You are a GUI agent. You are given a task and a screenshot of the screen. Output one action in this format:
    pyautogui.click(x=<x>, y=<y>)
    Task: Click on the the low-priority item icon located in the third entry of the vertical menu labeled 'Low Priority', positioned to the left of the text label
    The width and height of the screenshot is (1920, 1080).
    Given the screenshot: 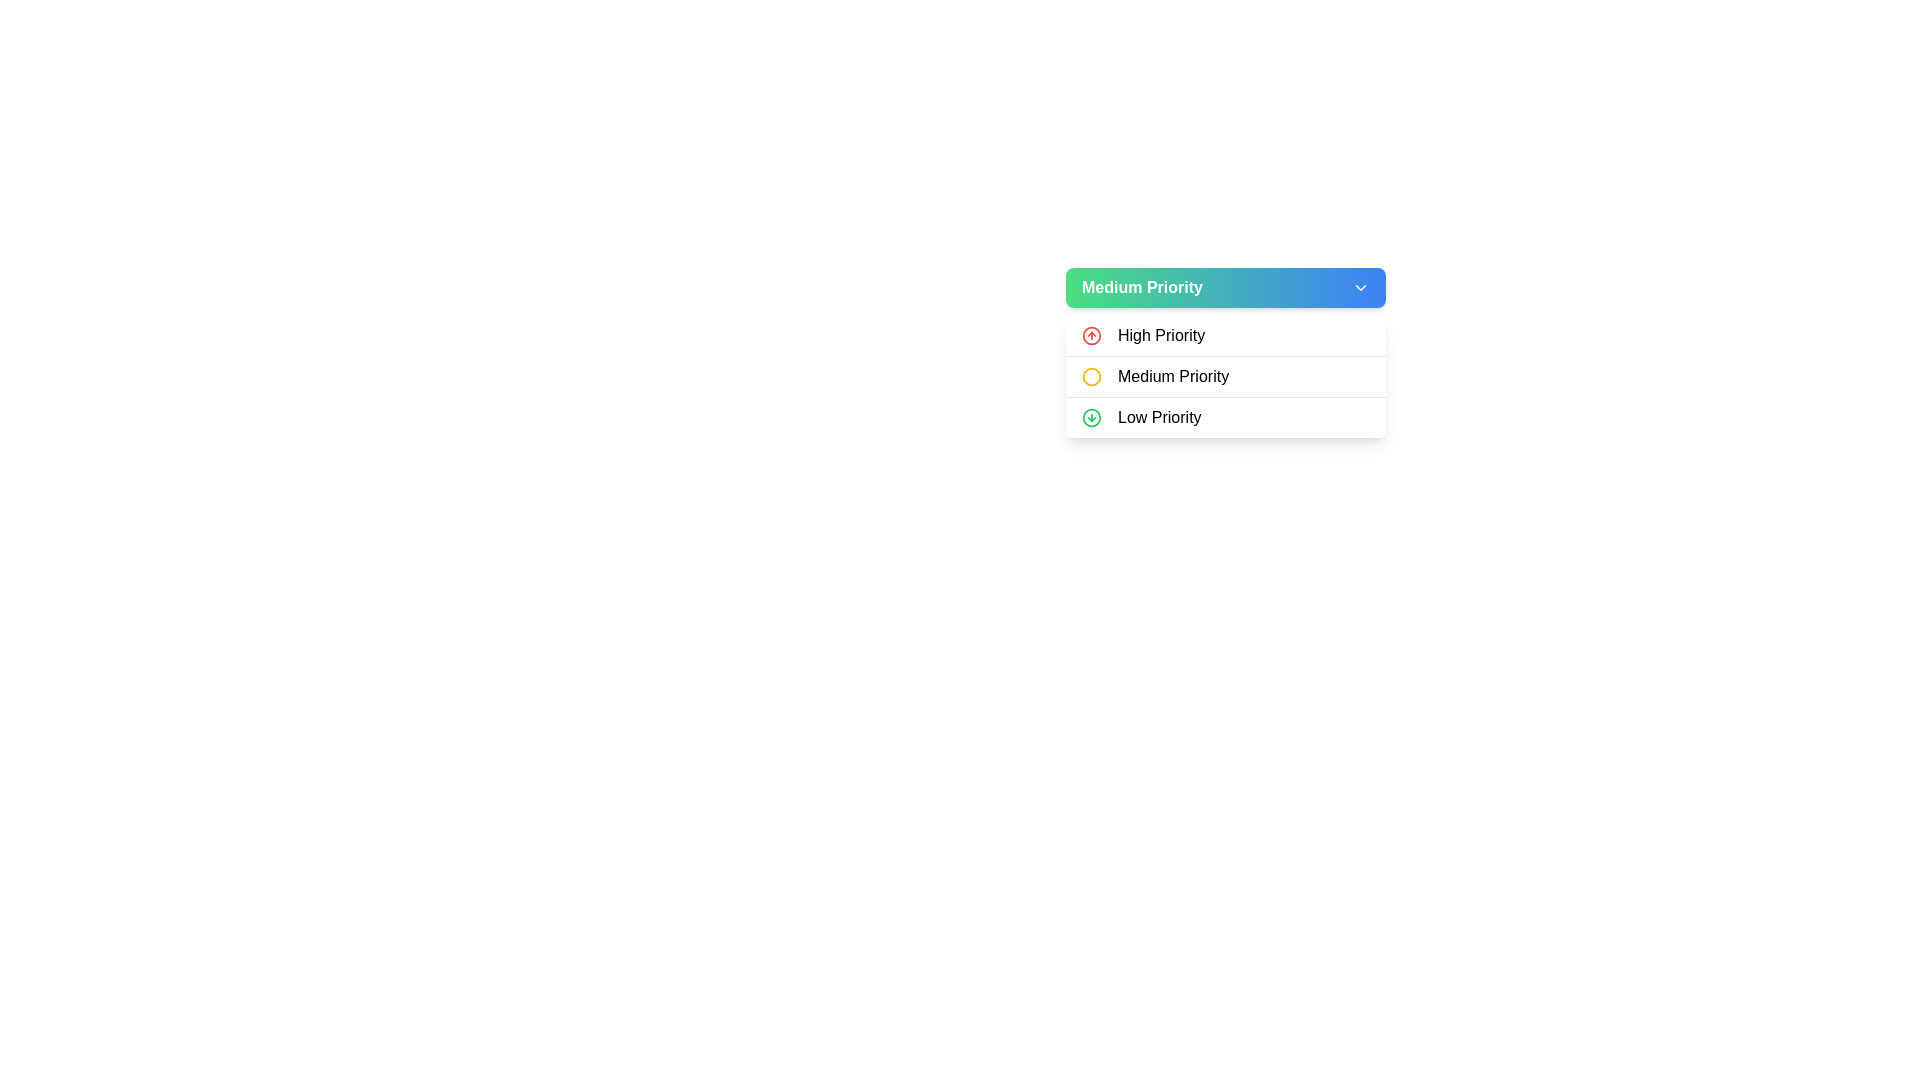 What is the action you would take?
    pyautogui.click(x=1090, y=416)
    